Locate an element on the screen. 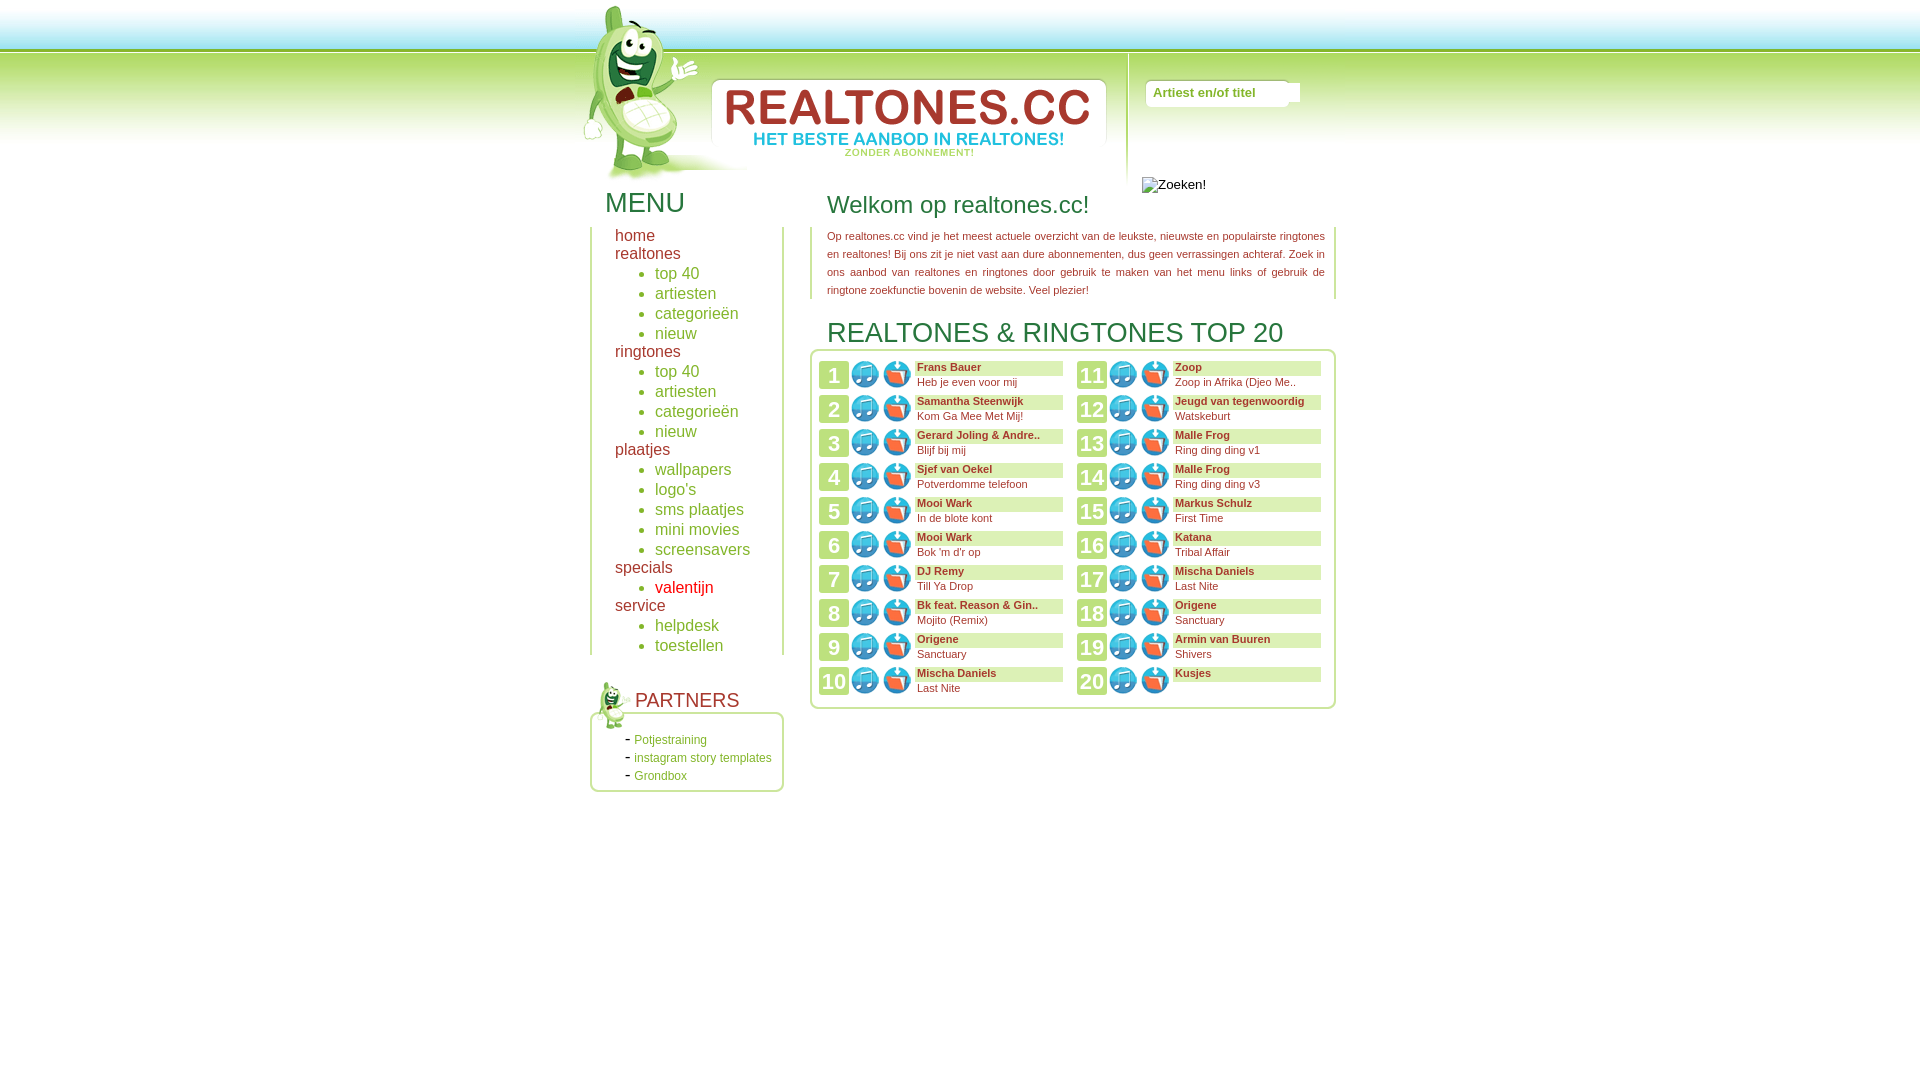 Image resolution: width=1920 pixels, height=1080 pixels. 'Tribal Affair' is located at coordinates (1201, 551).